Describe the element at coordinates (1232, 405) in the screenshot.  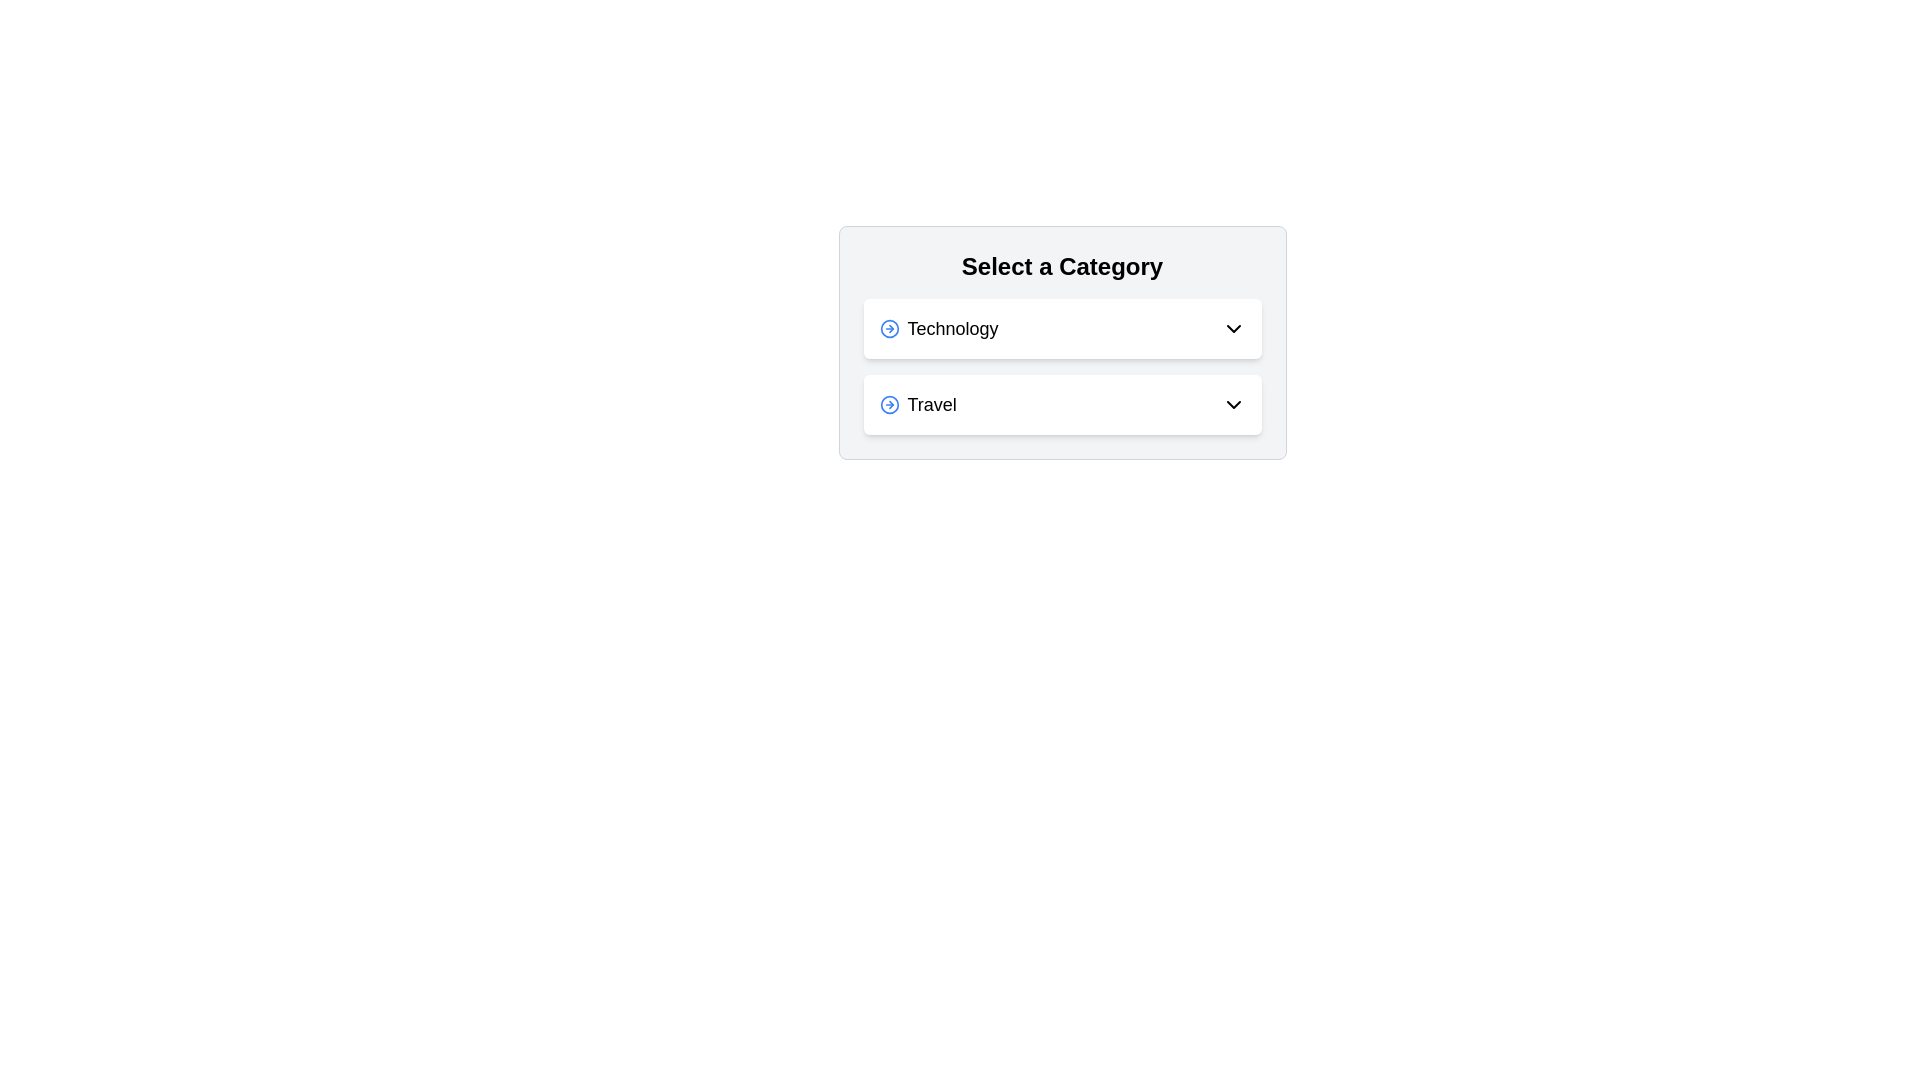
I see `the downward-facing chevron icon located next to the text 'Travel'` at that location.